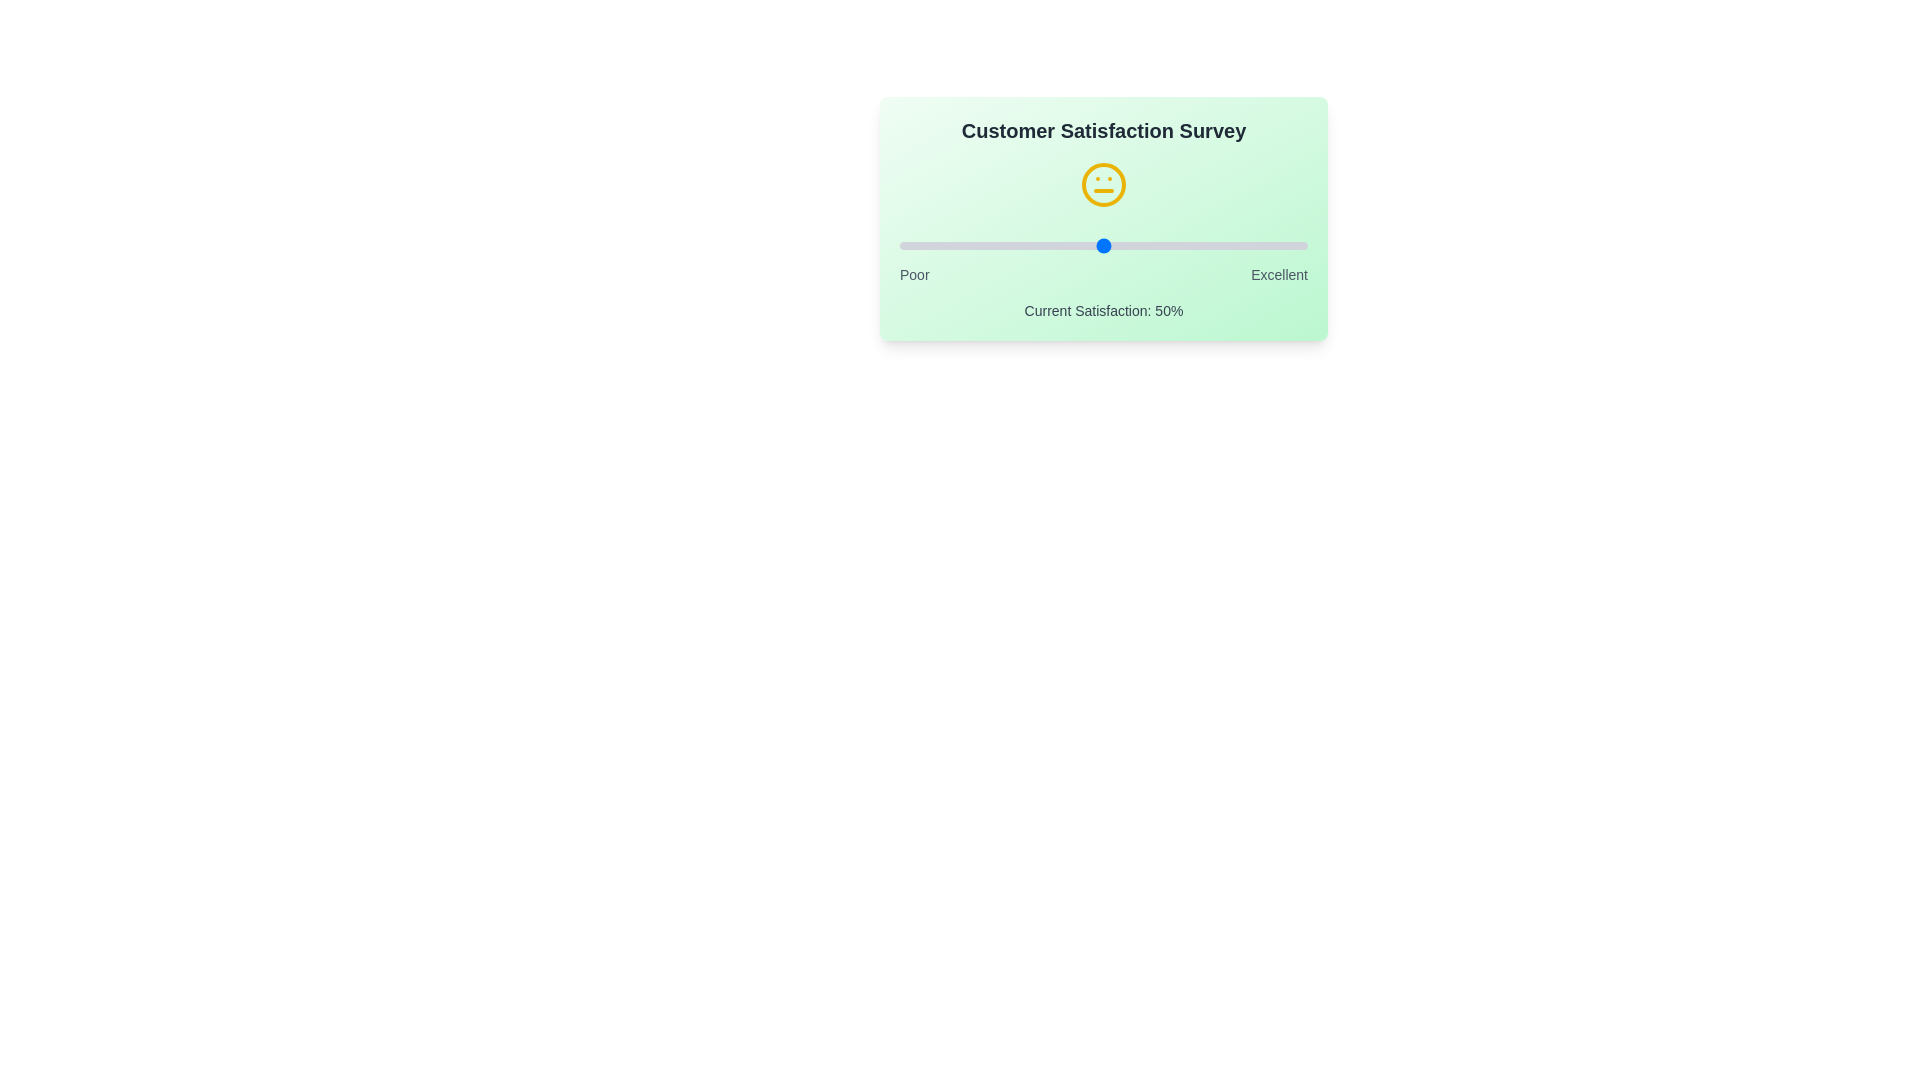  Describe the element at coordinates (1090, 245) in the screenshot. I see `the satisfaction slider to 47% to observe the emoji change` at that location.